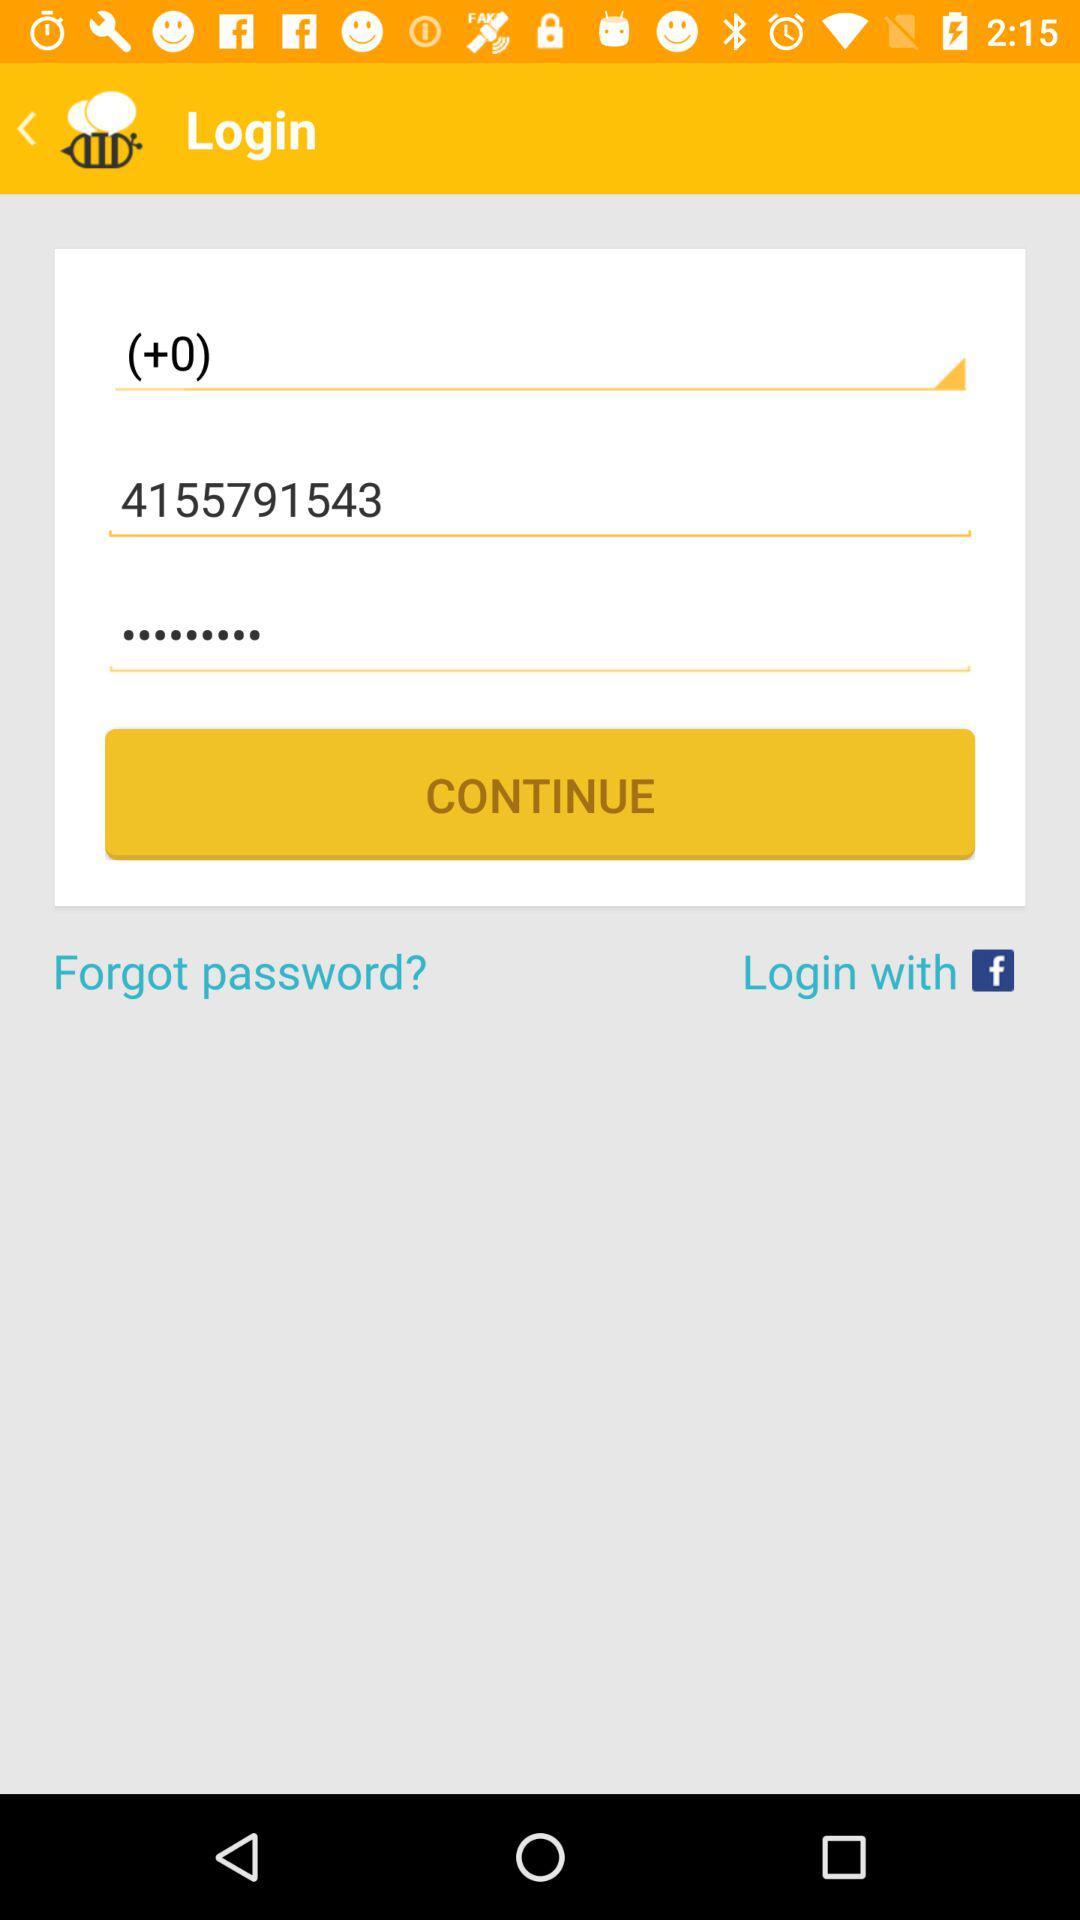 This screenshot has height=1920, width=1080. What do you see at coordinates (540, 499) in the screenshot?
I see `the 4155791543 item` at bounding box center [540, 499].